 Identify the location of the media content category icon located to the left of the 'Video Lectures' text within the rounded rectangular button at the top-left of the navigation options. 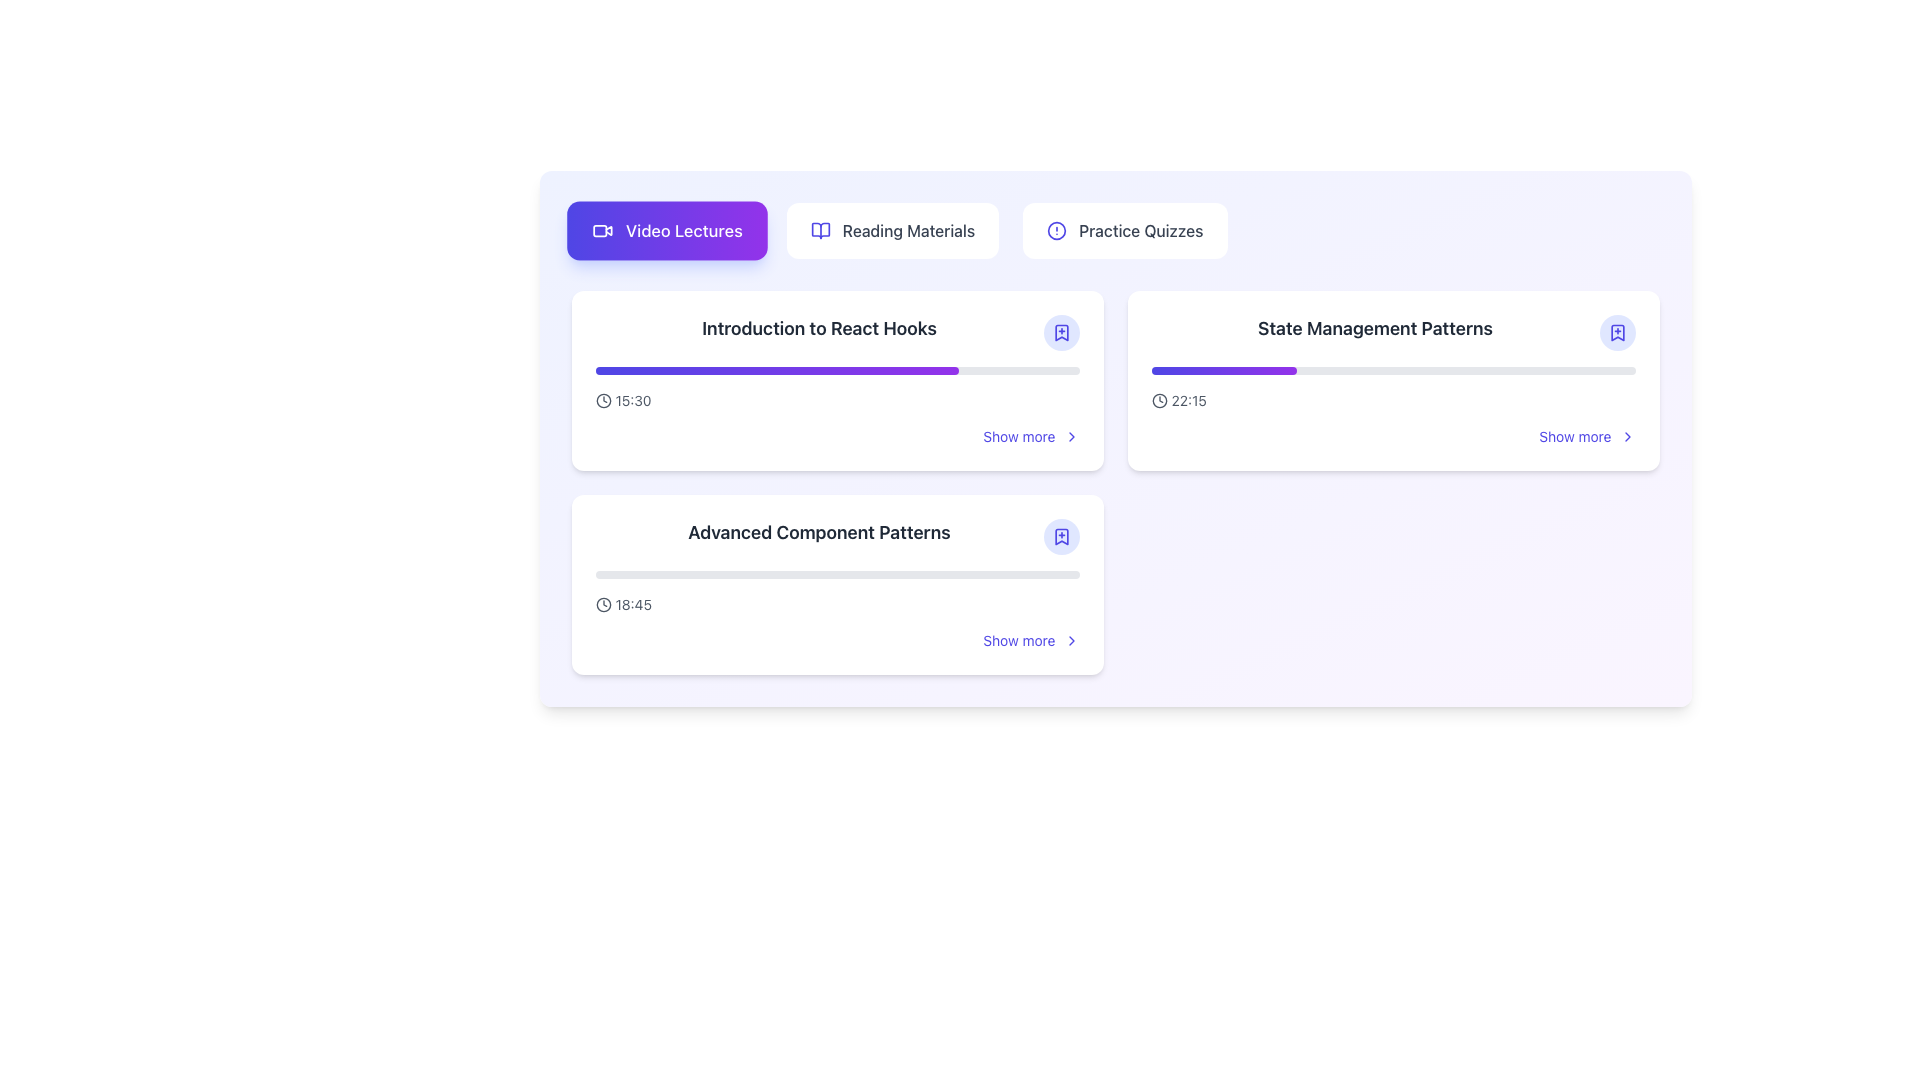
(601, 230).